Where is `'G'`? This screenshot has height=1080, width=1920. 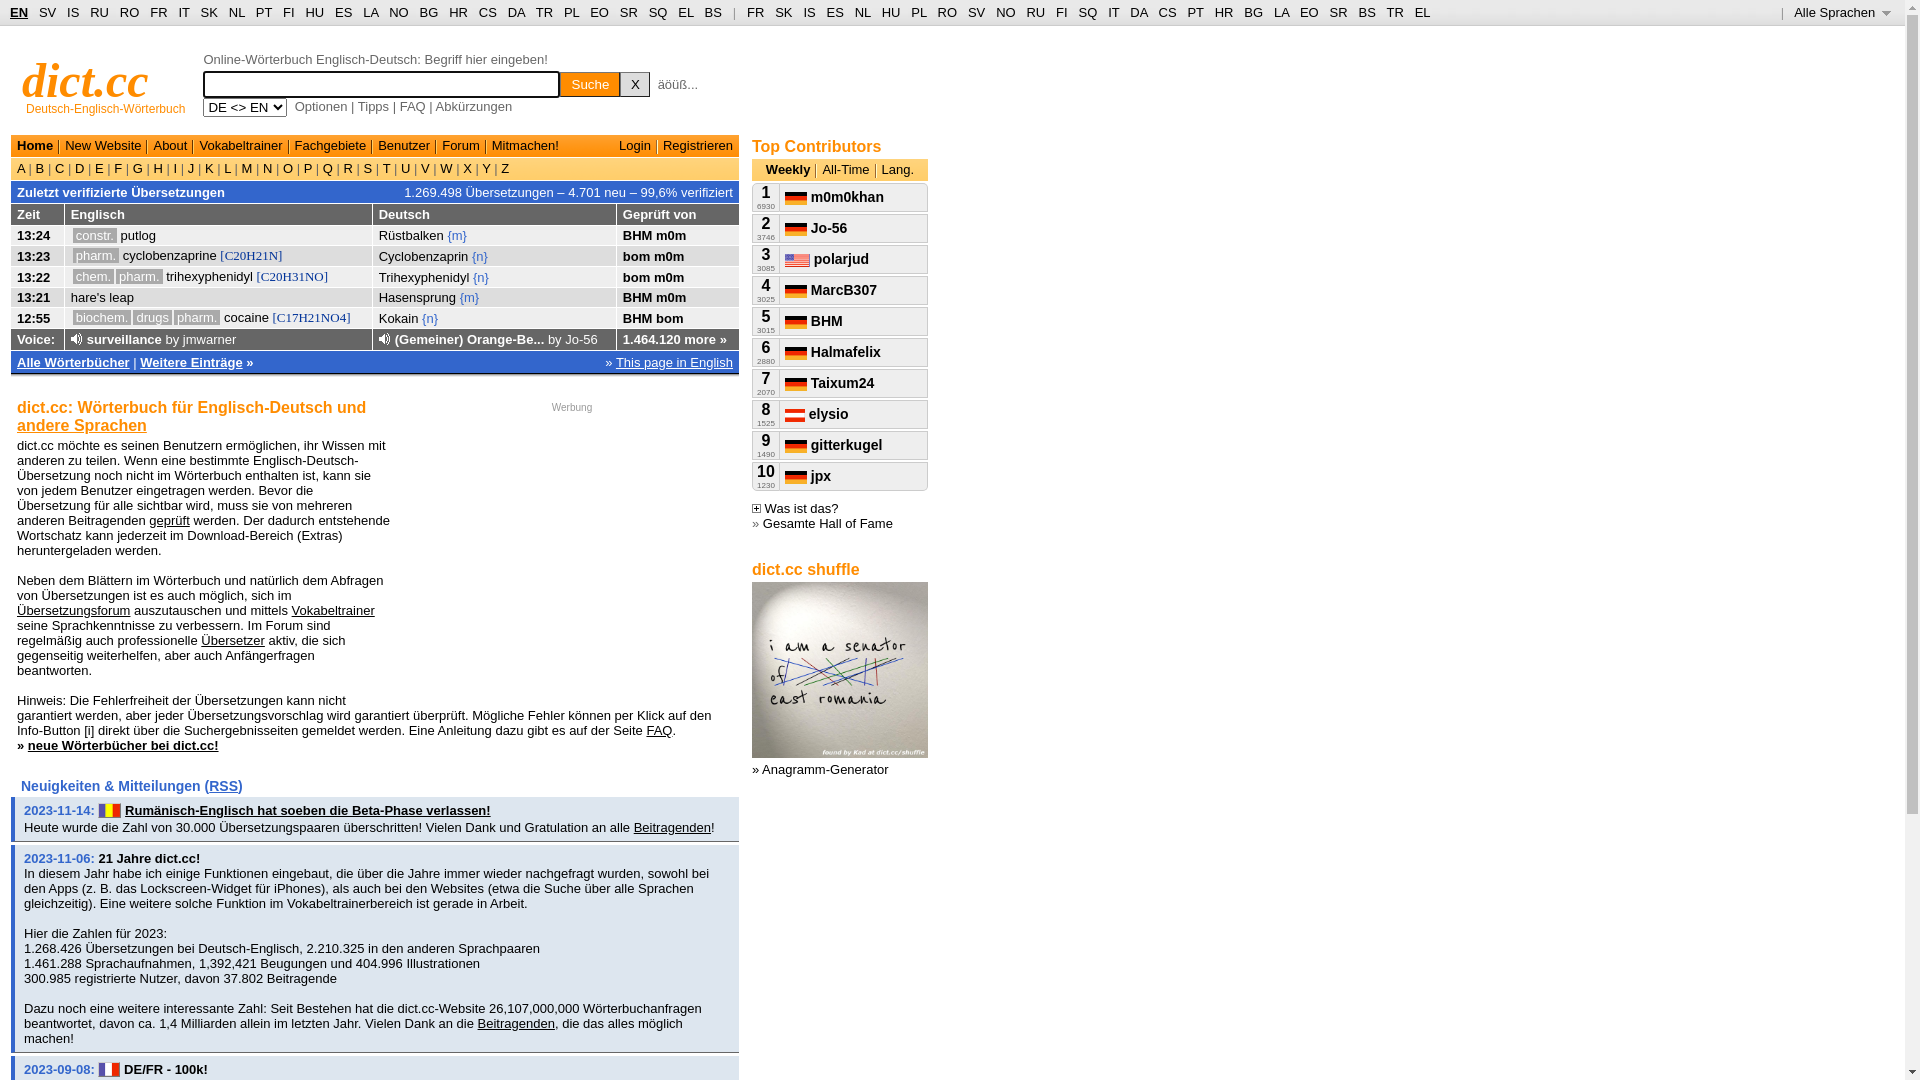
'G' is located at coordinates (128, 167).